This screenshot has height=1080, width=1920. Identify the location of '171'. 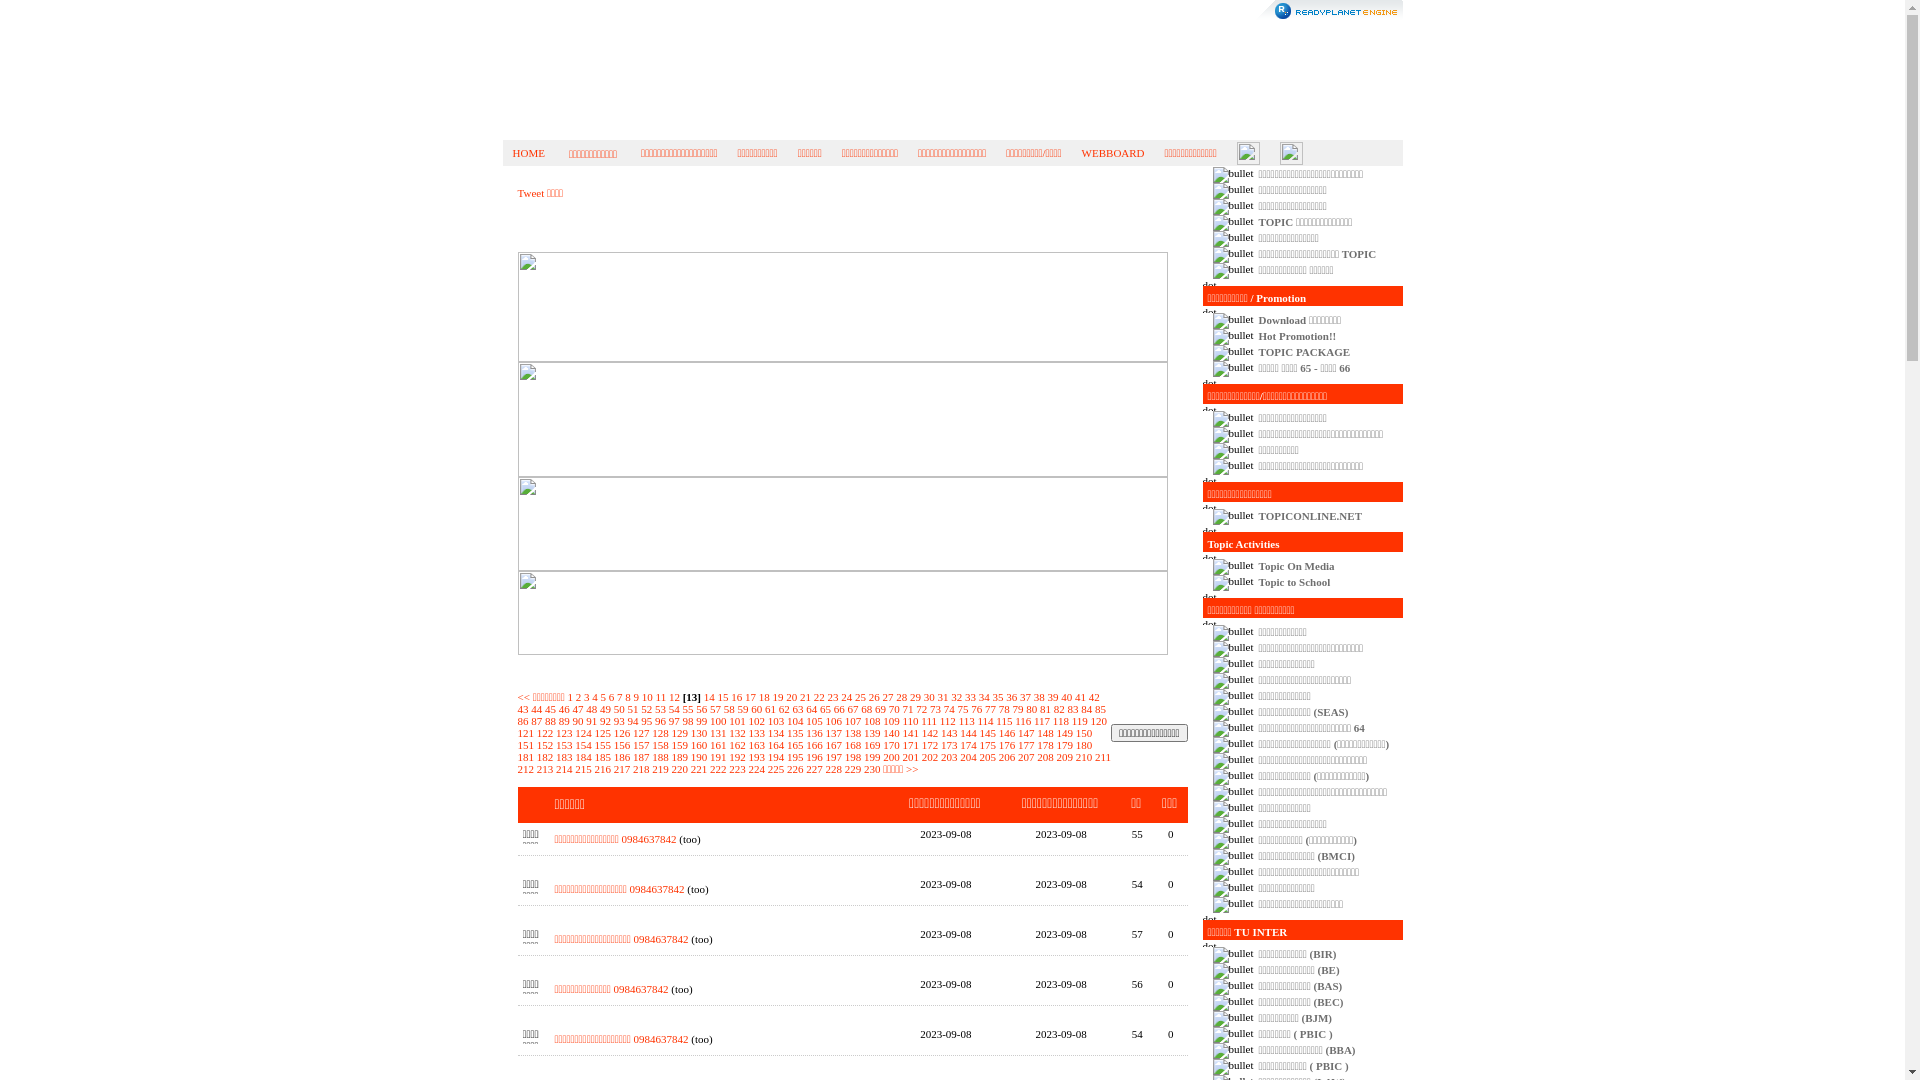
(901, 744).